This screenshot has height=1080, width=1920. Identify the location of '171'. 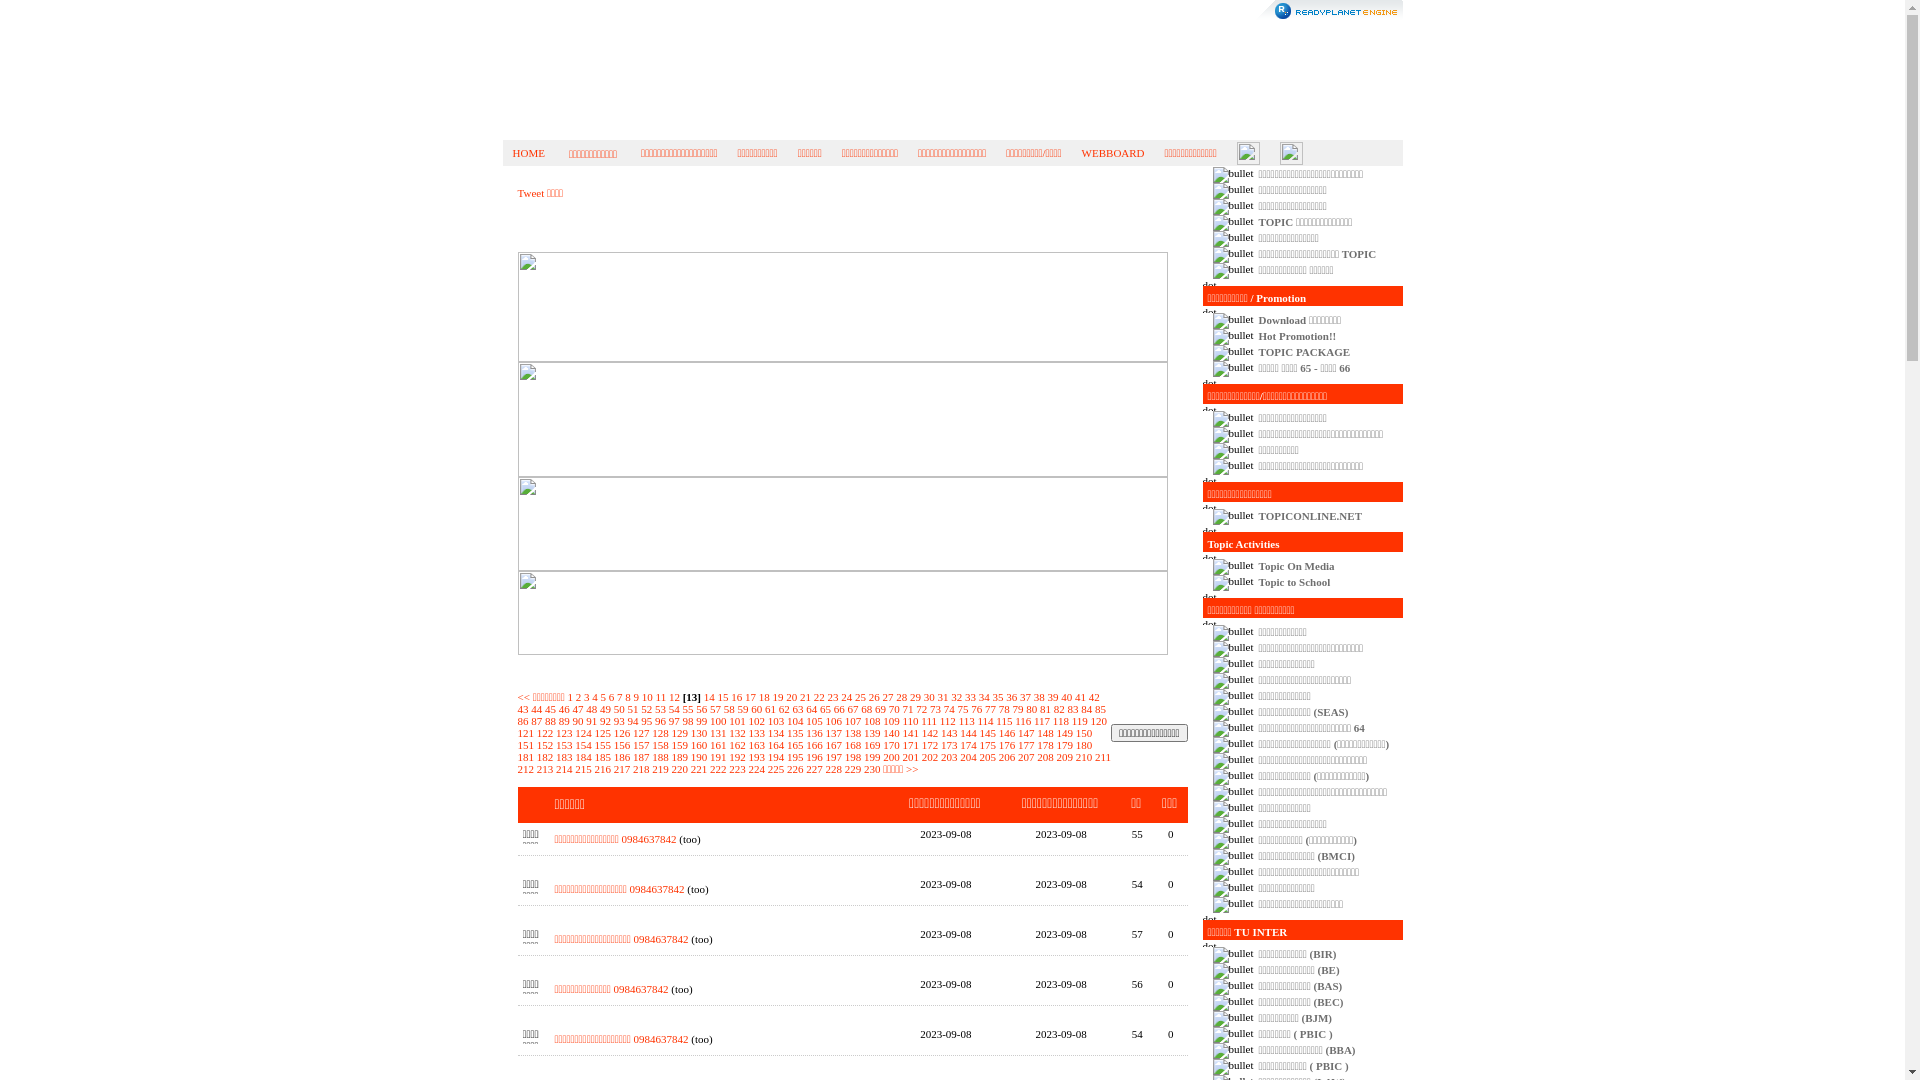
(901, 744).